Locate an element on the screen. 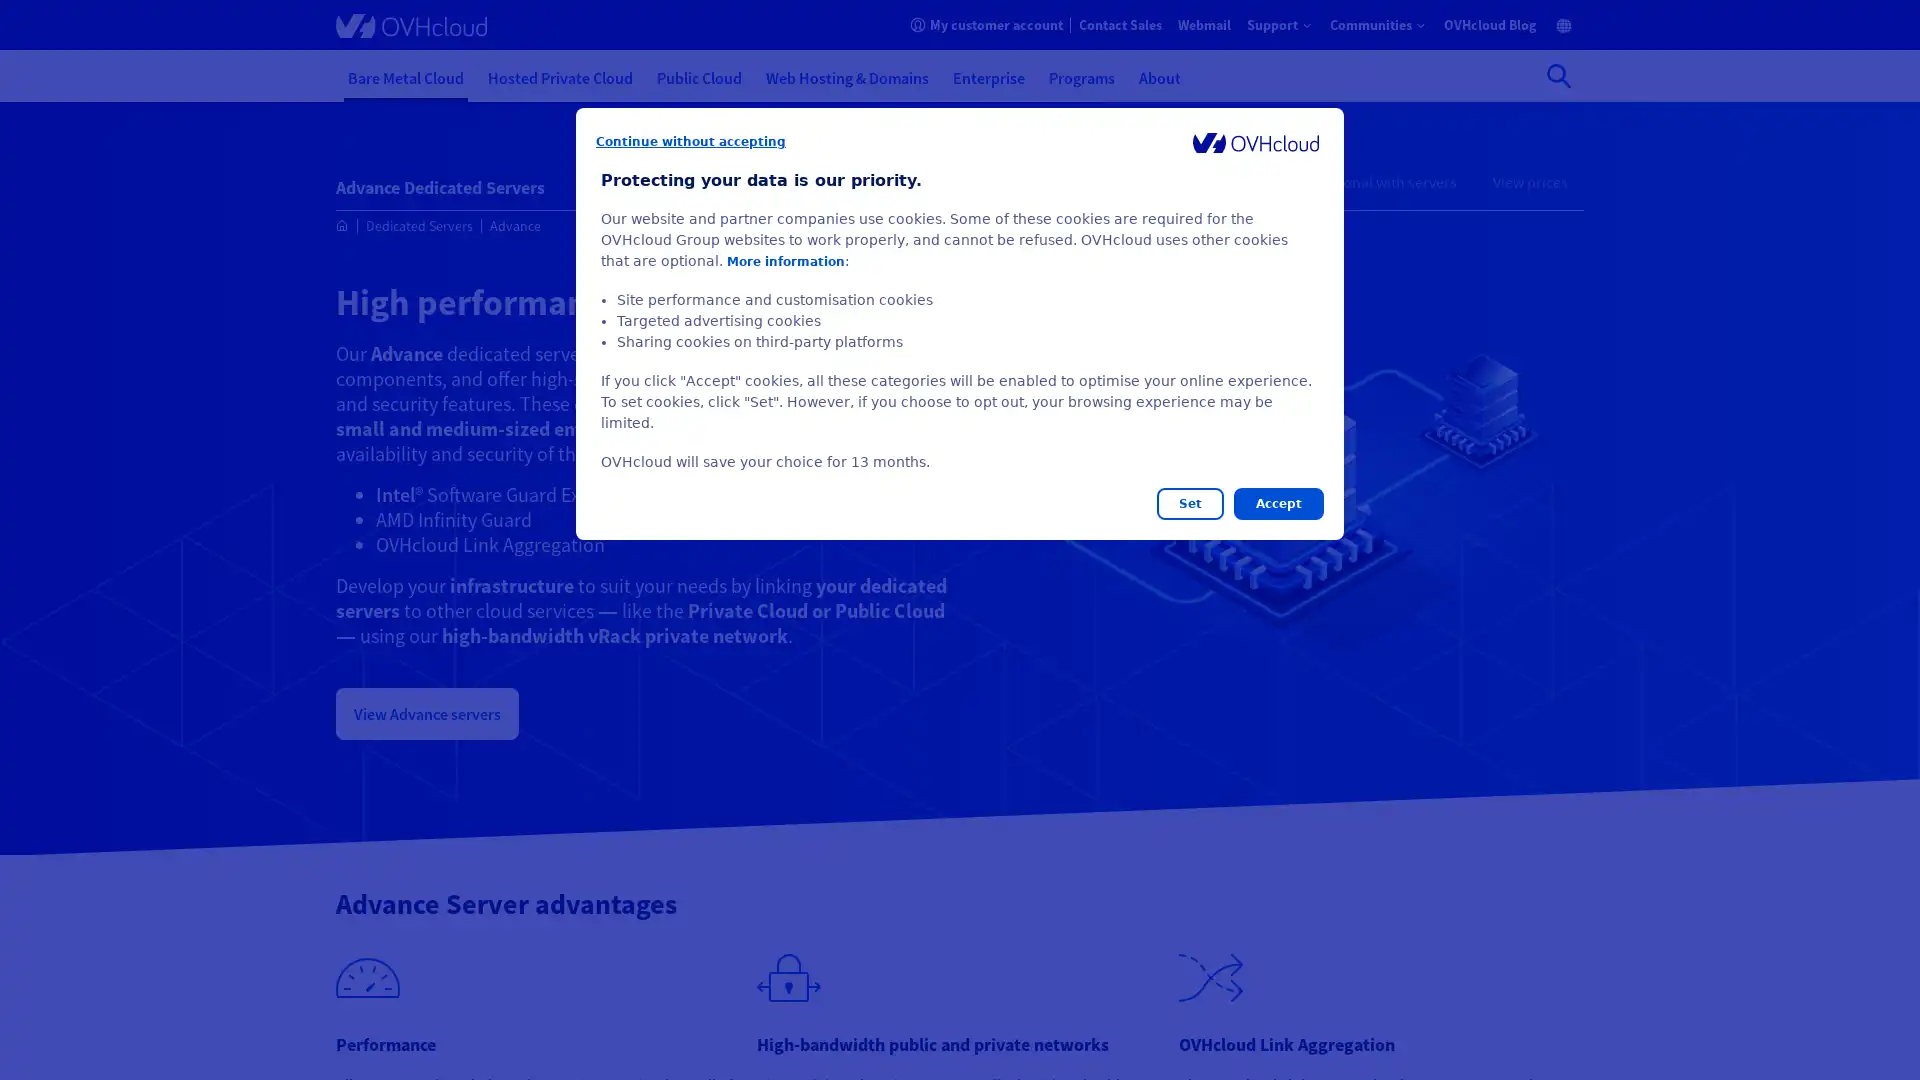 This screenshot has height=1080, width=1920. Set is located at coordinates (1190, 503).